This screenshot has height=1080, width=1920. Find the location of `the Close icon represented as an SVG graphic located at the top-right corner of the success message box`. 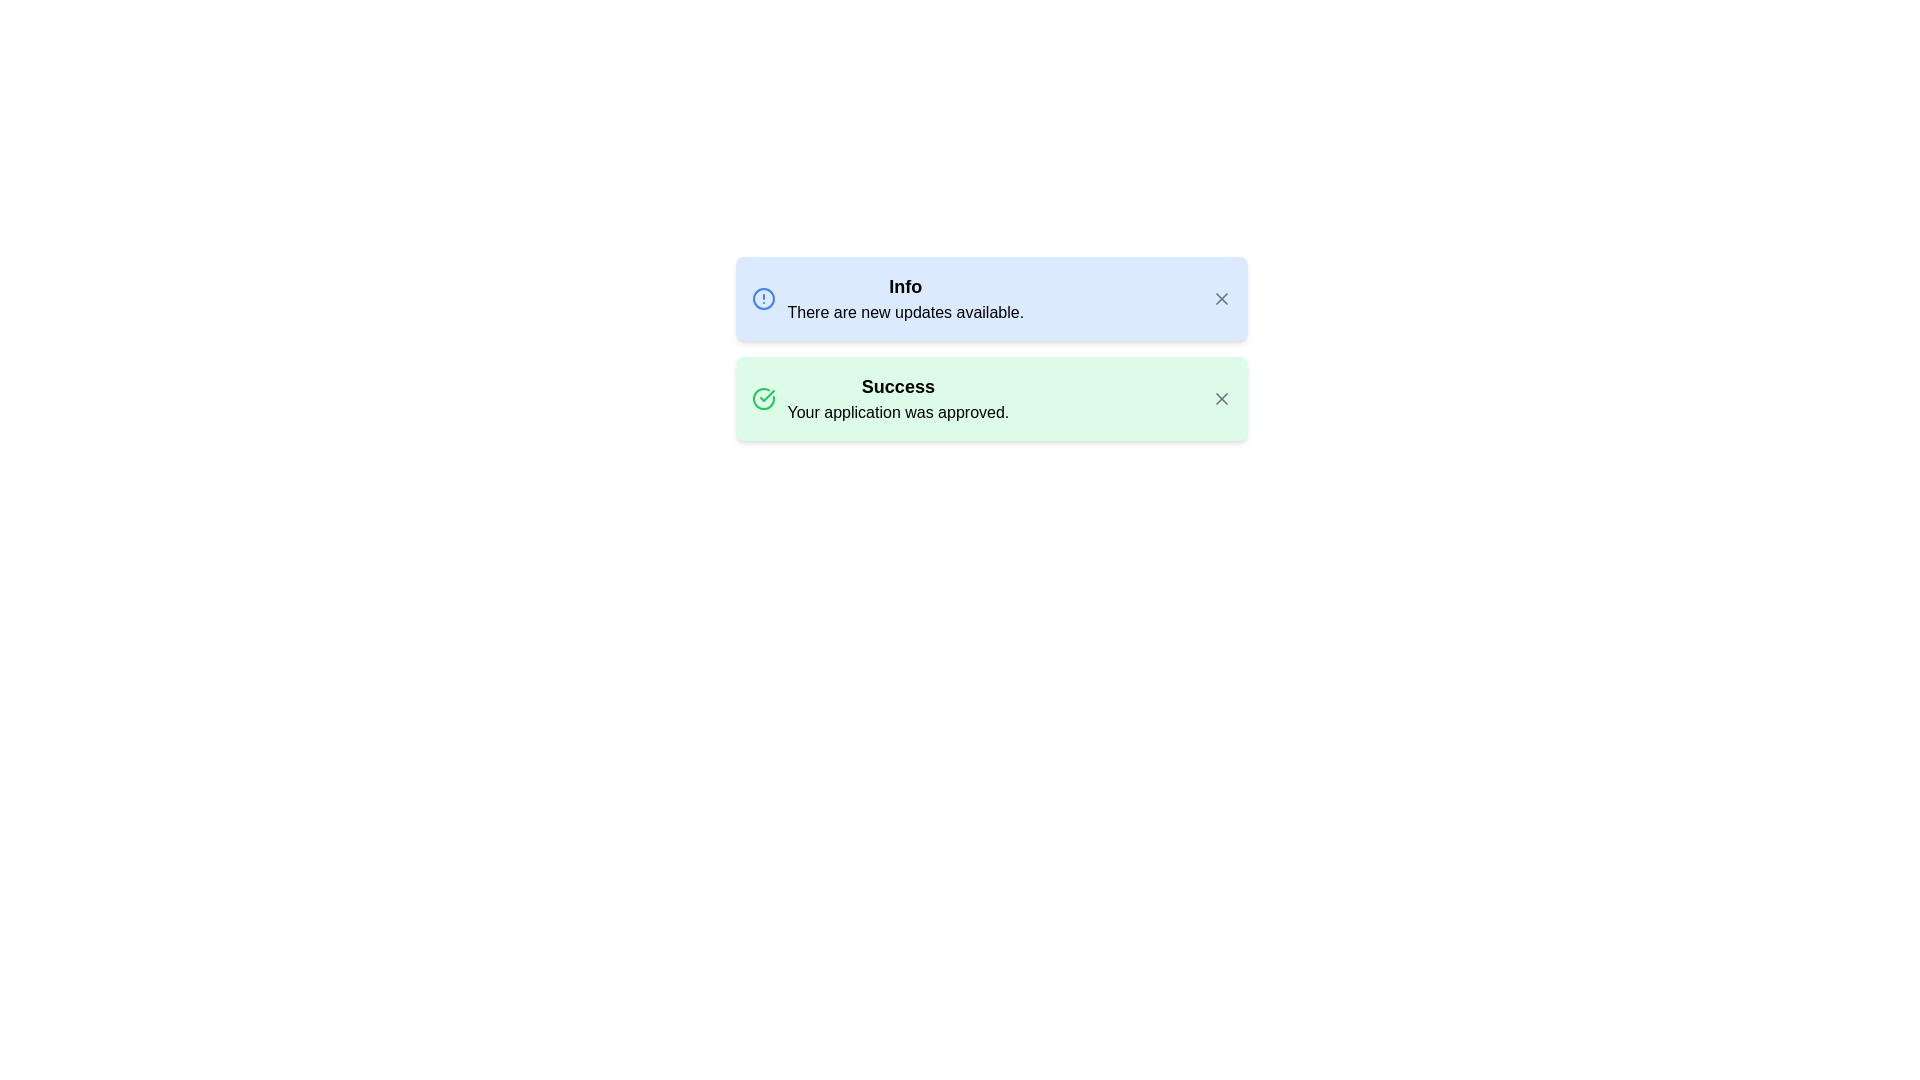

the Close icon represented as an SVG graphic located at the top-right corner of the success message box is located at coordinates (1220, 398).